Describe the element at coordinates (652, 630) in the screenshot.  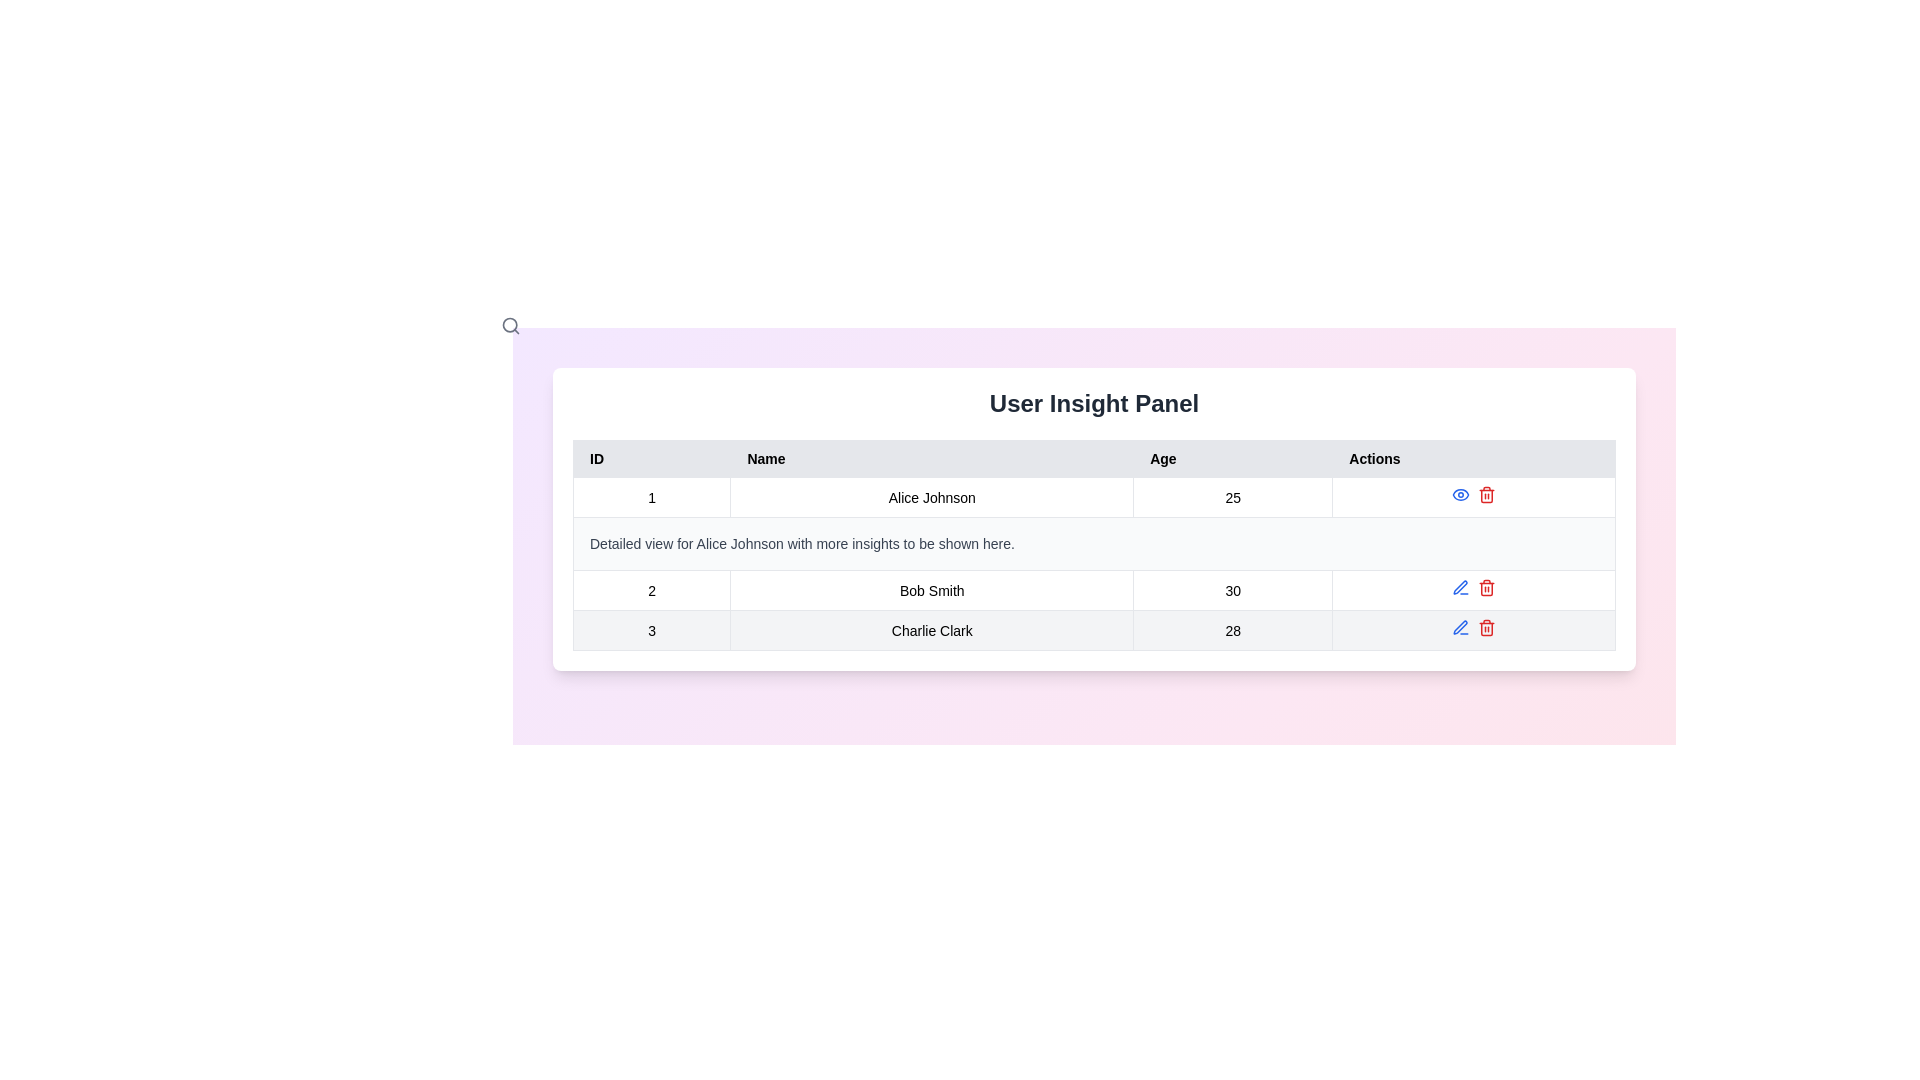
I see `text '3' from the Table Cell element in the ID column, located in the first column of the fourth row of the table` at that location.